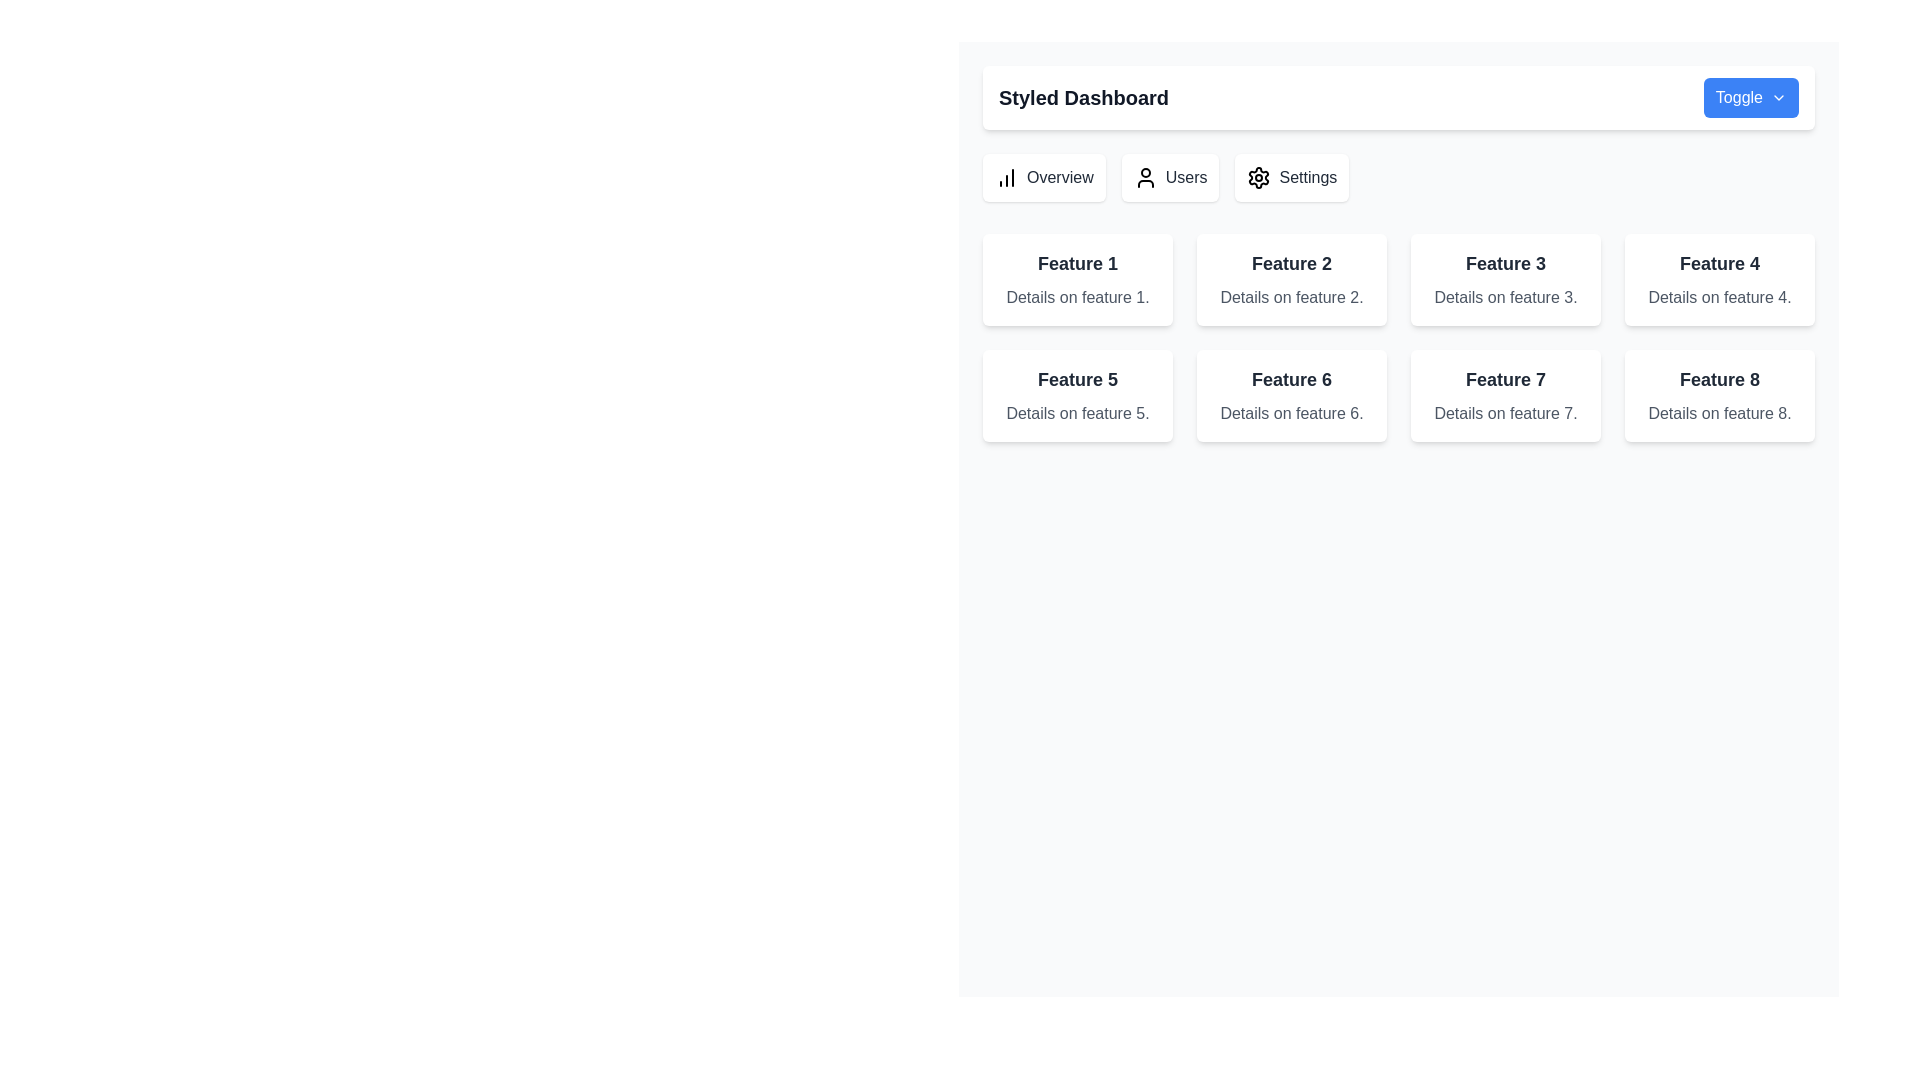 The image size is (1920, 1080). I want to click on the static text element displaying 'Details on feature 6.' which is located beneath the title 'Feature 6' in a card layout, so click(1291, 412).